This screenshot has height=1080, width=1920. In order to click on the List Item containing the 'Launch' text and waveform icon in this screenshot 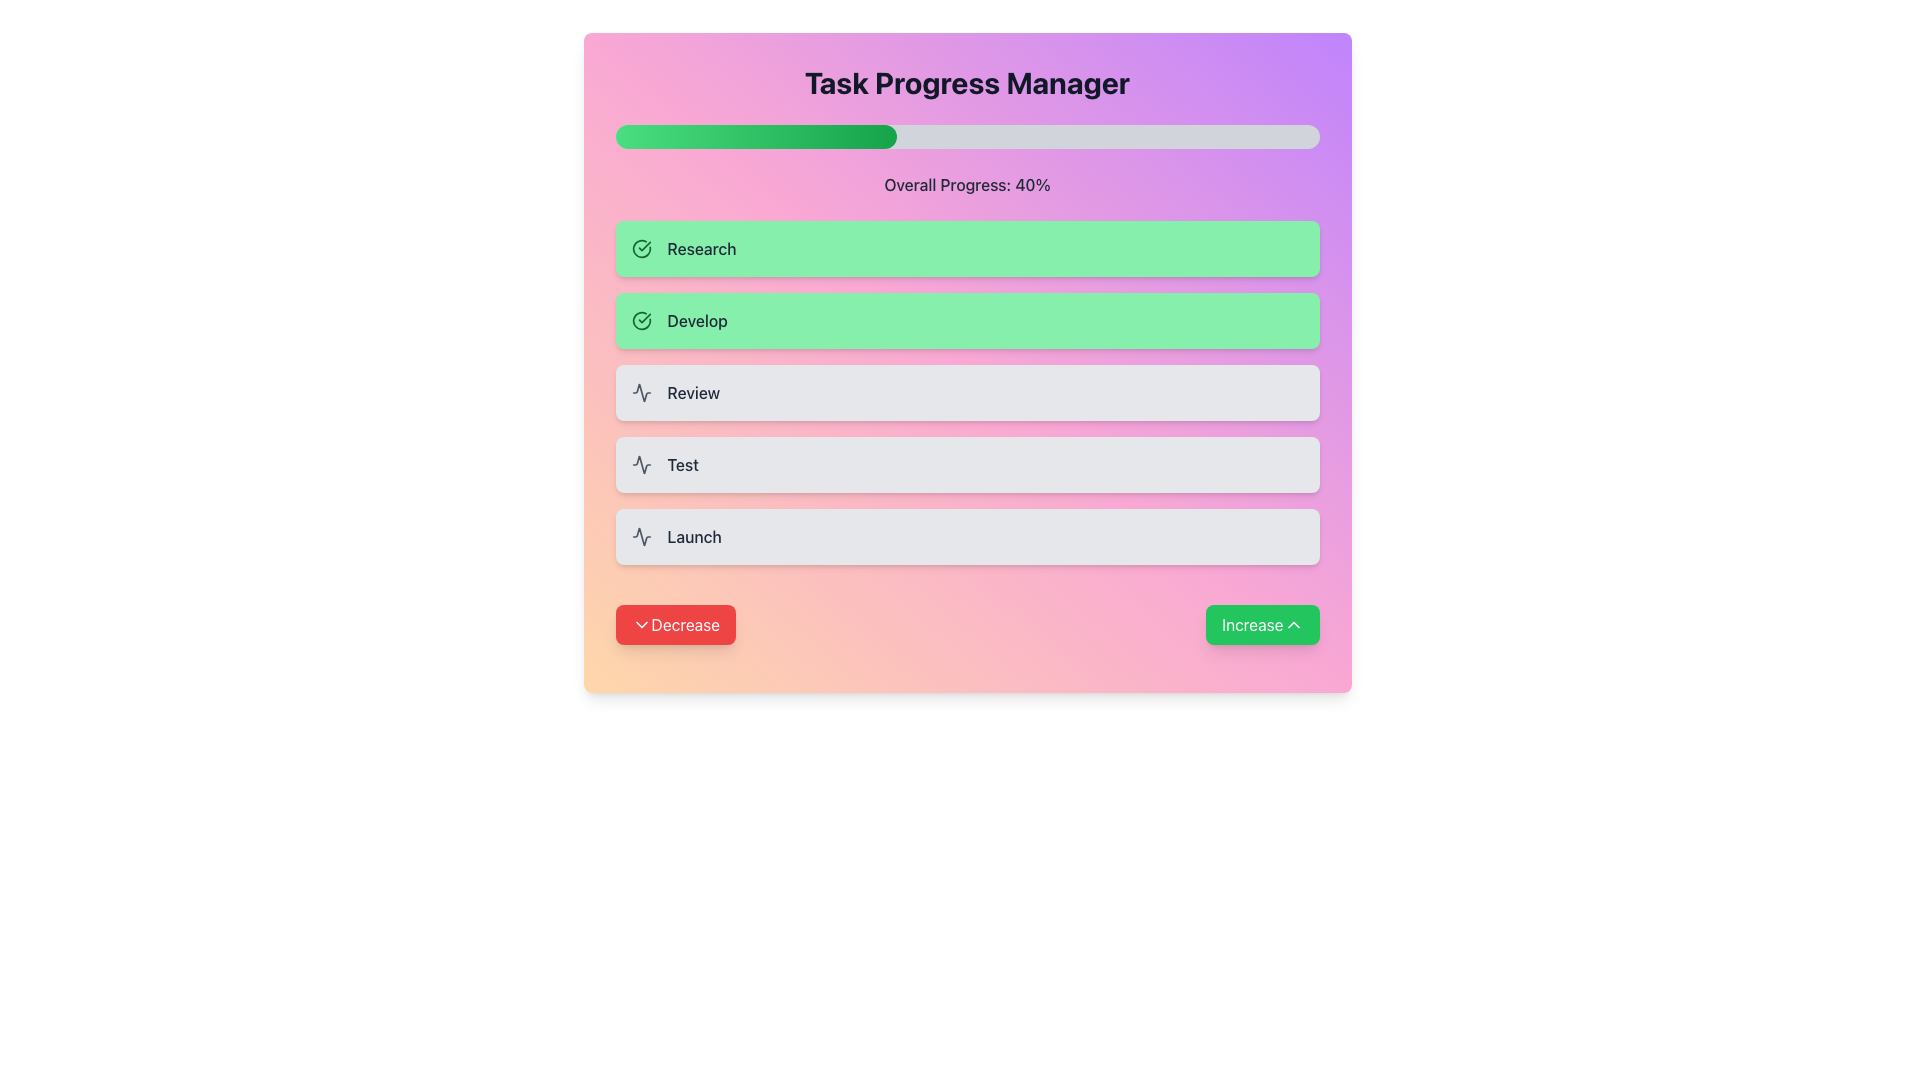, I will do `click(967, 535)`.